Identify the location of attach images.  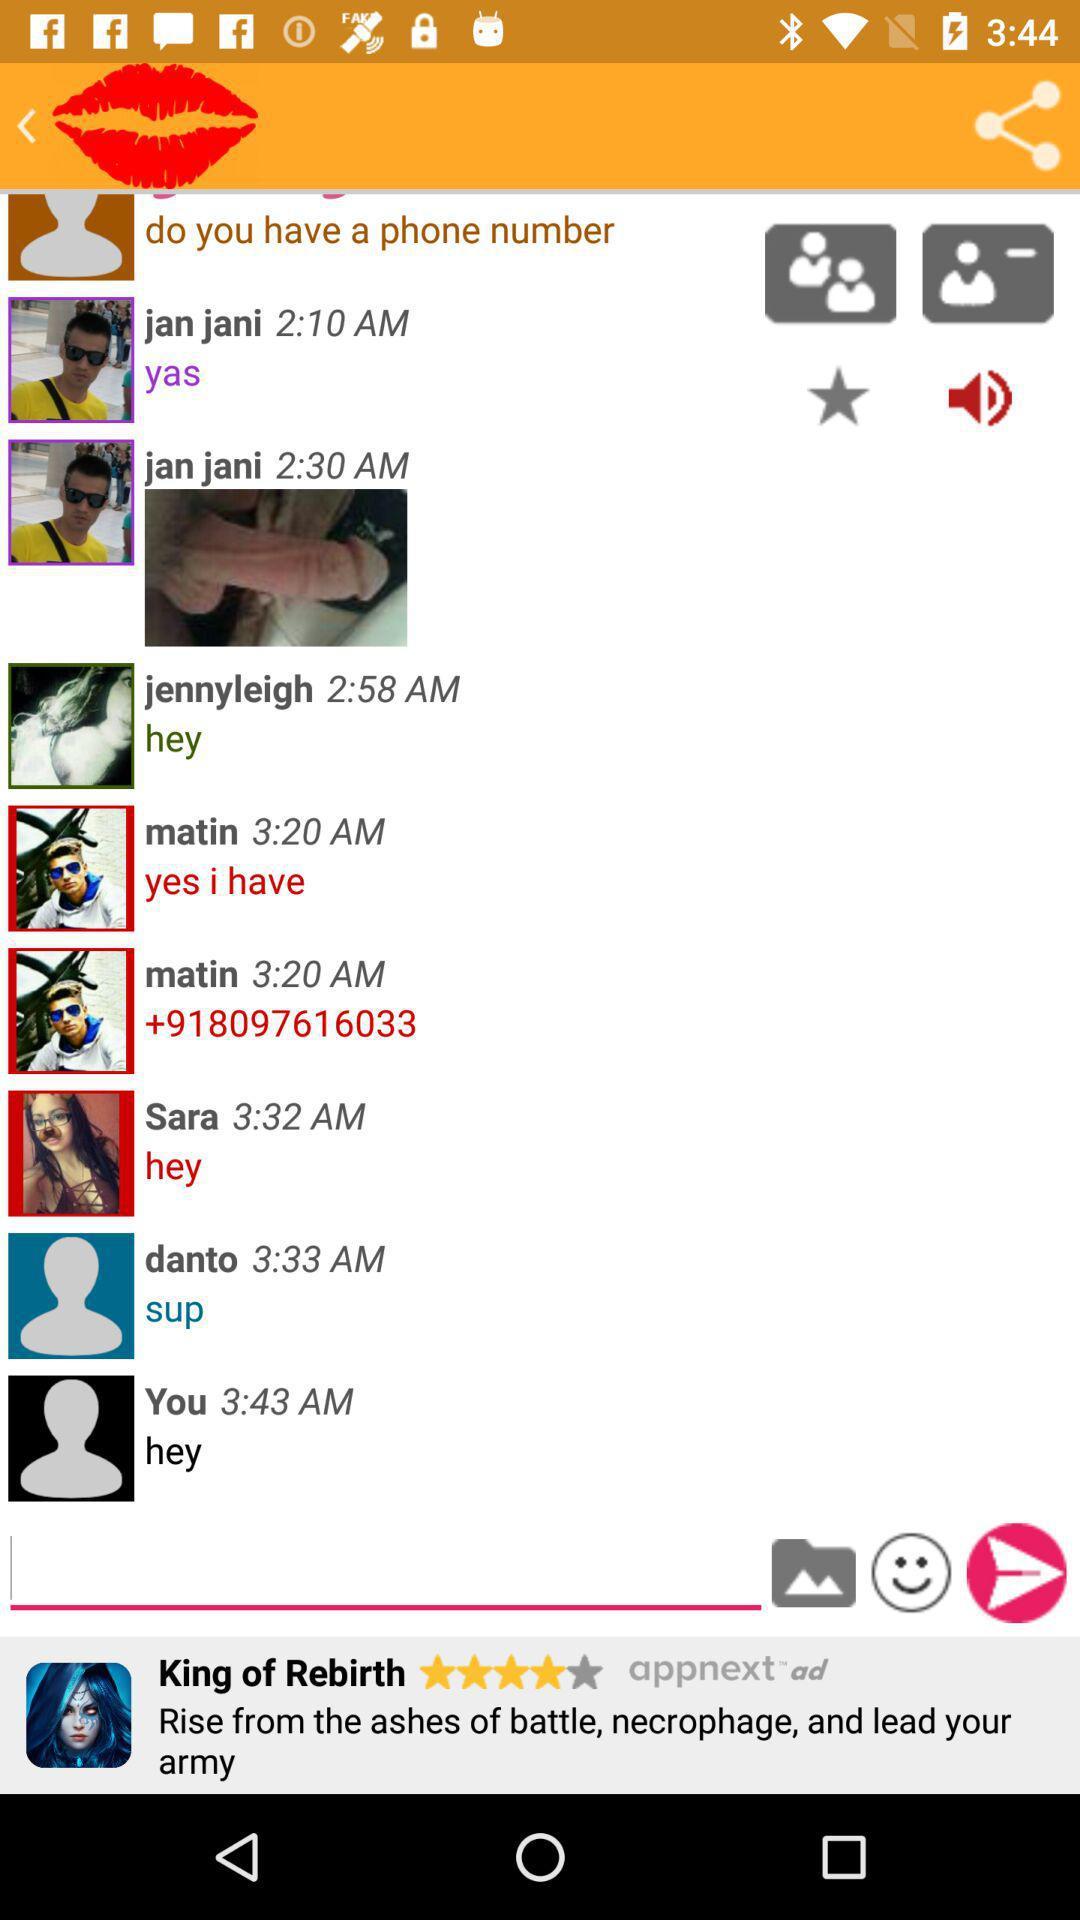
(813, 1572).